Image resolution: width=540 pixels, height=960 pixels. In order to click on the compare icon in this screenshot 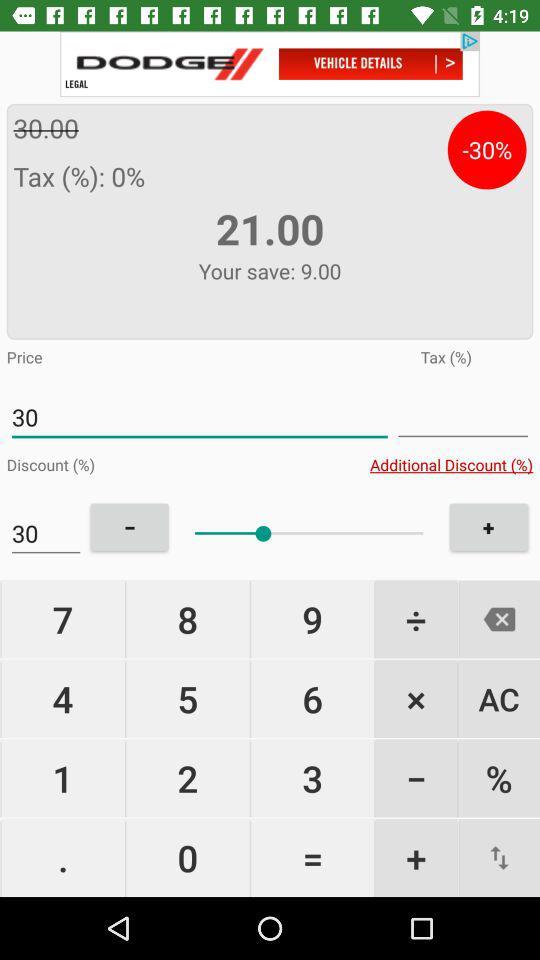, I will do `click(498, 857)`.